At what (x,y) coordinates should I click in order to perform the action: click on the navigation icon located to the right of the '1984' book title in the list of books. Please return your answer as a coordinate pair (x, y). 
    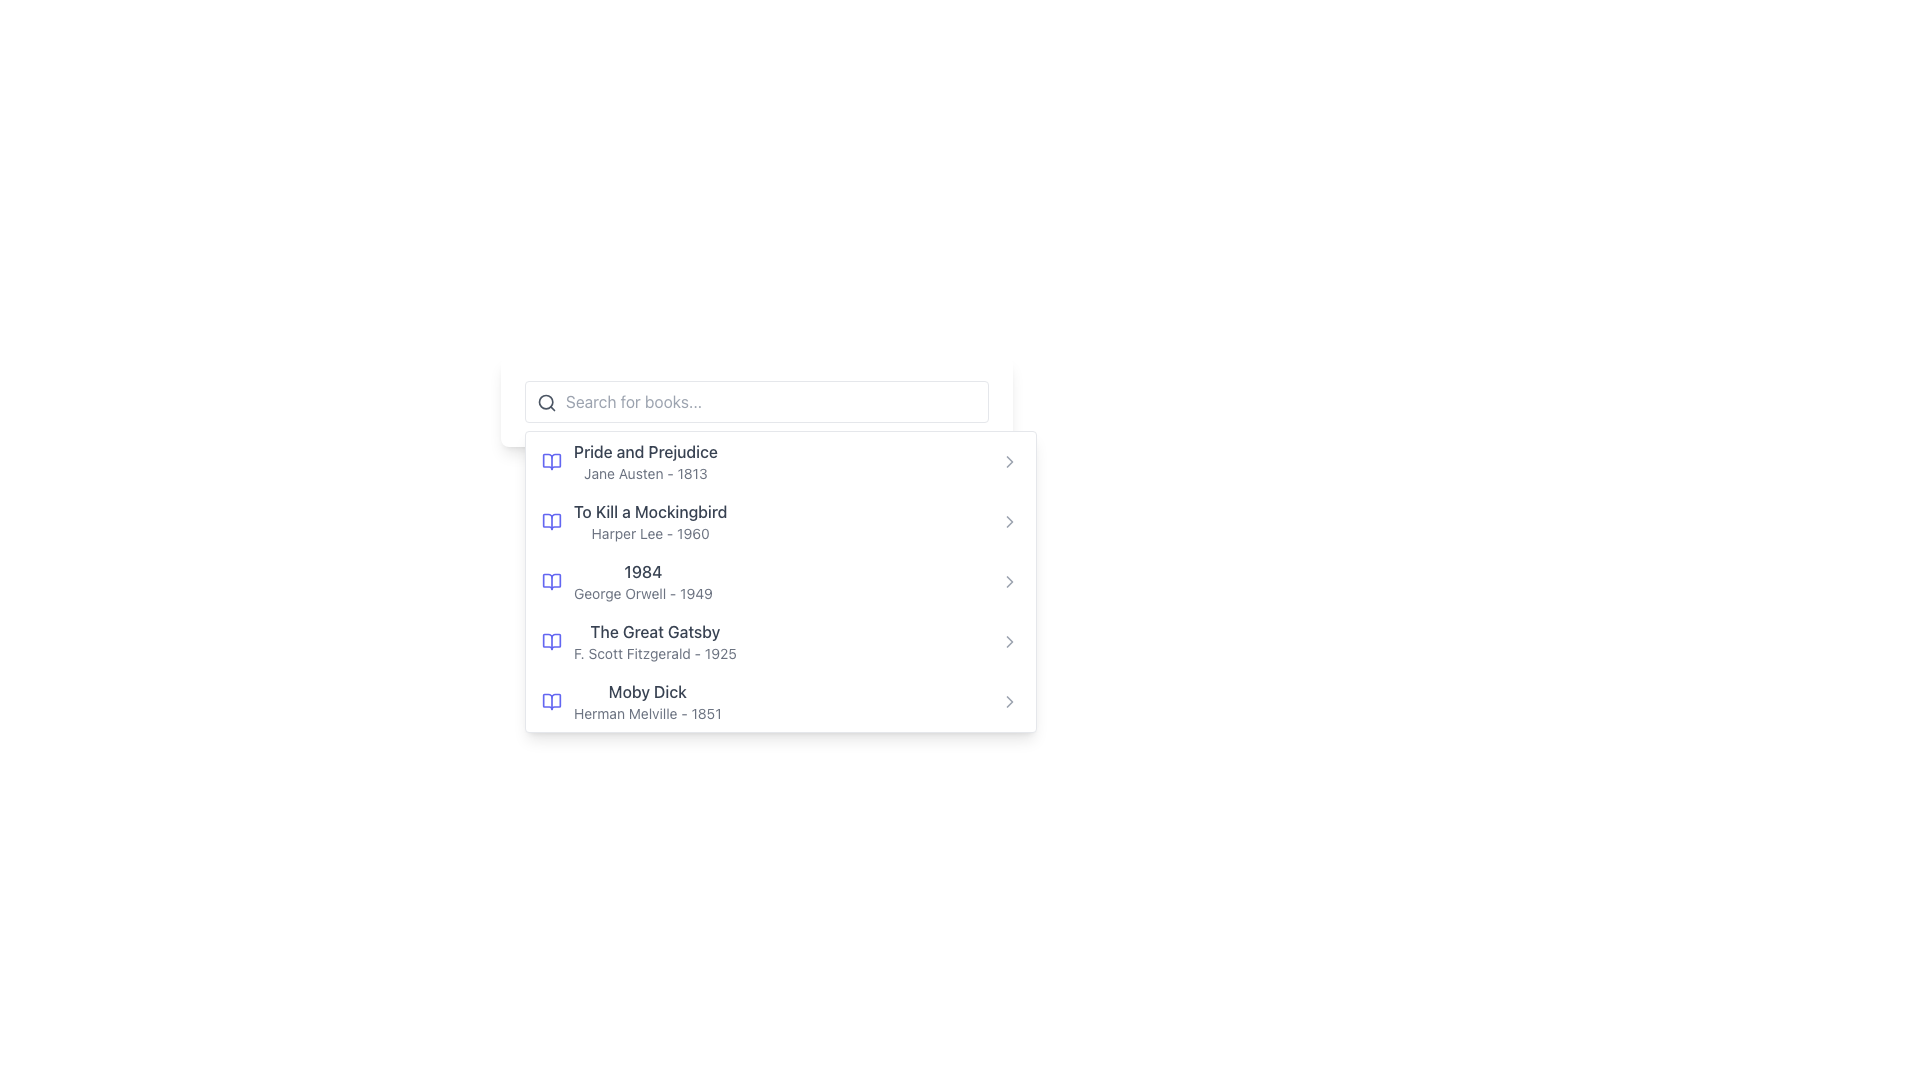
    Looking at the image, I should click on (1009, 582).